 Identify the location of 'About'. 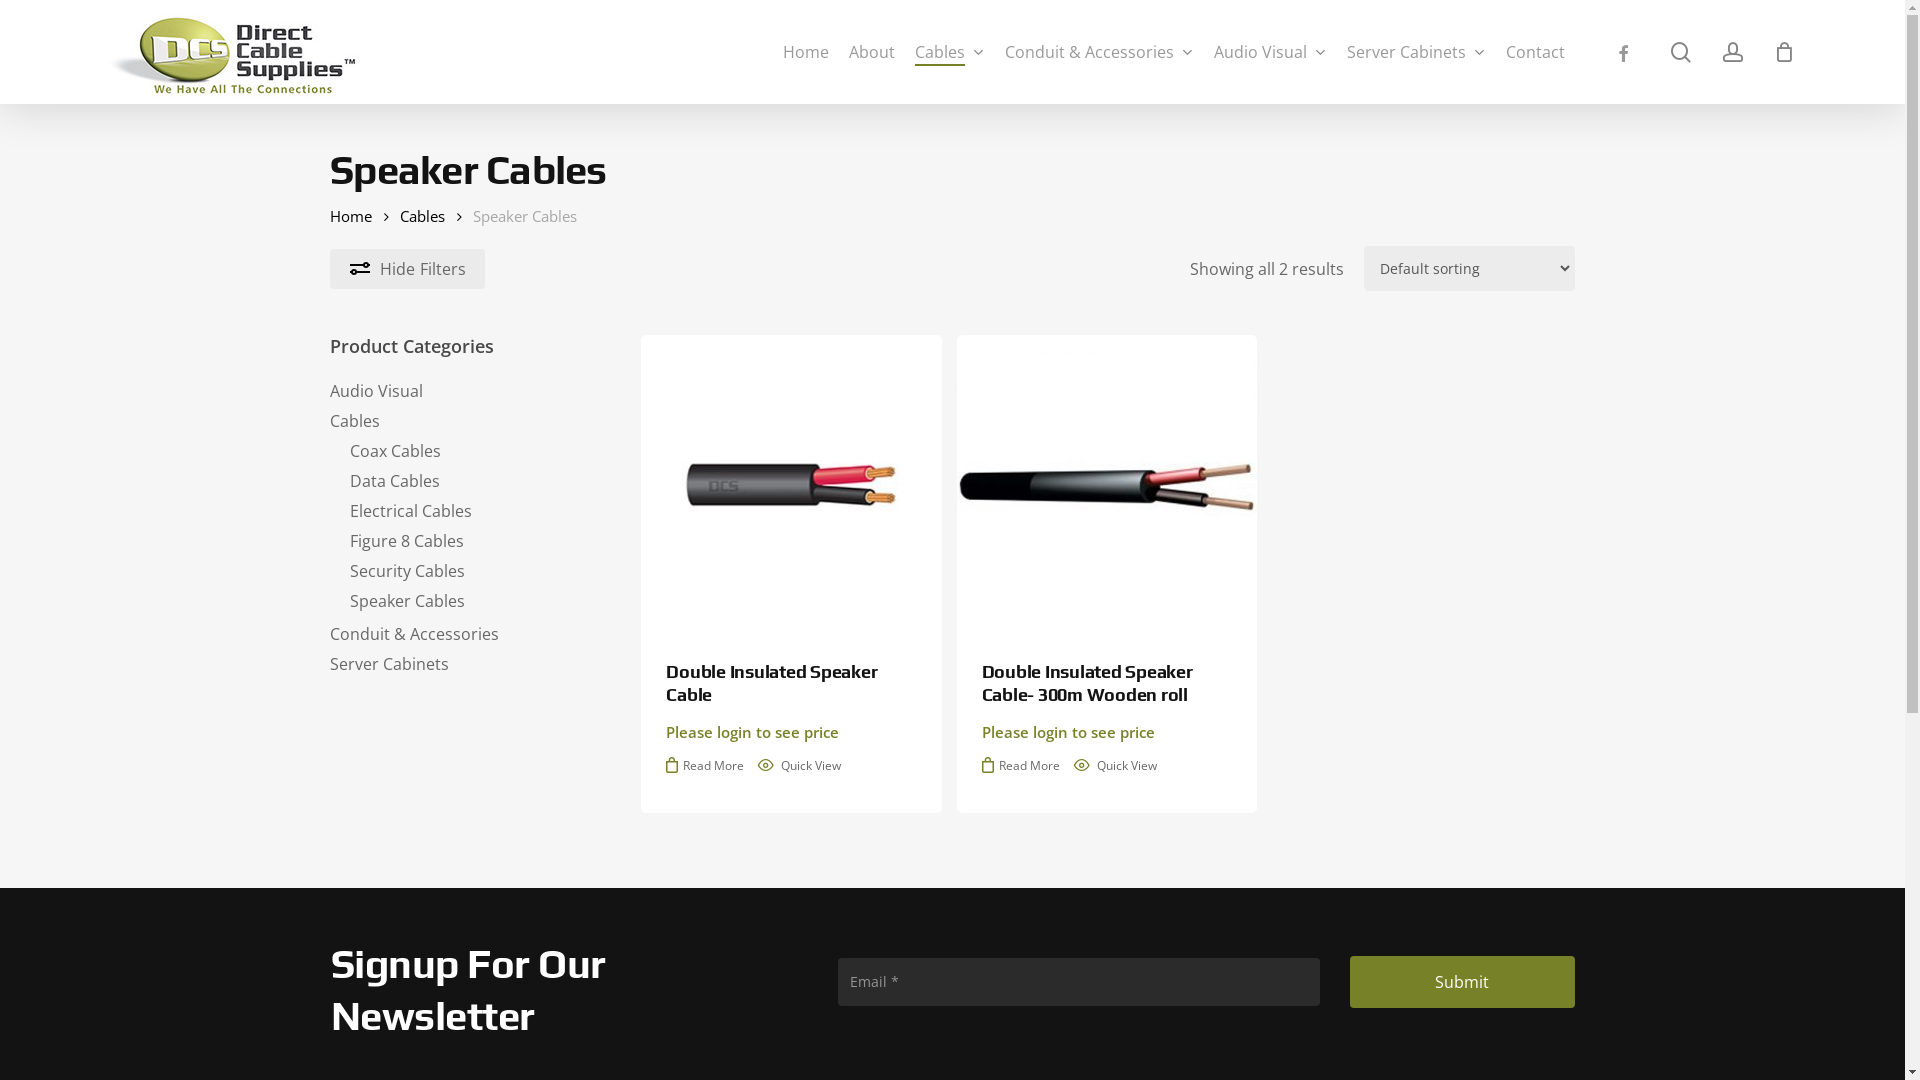
(872, 50).